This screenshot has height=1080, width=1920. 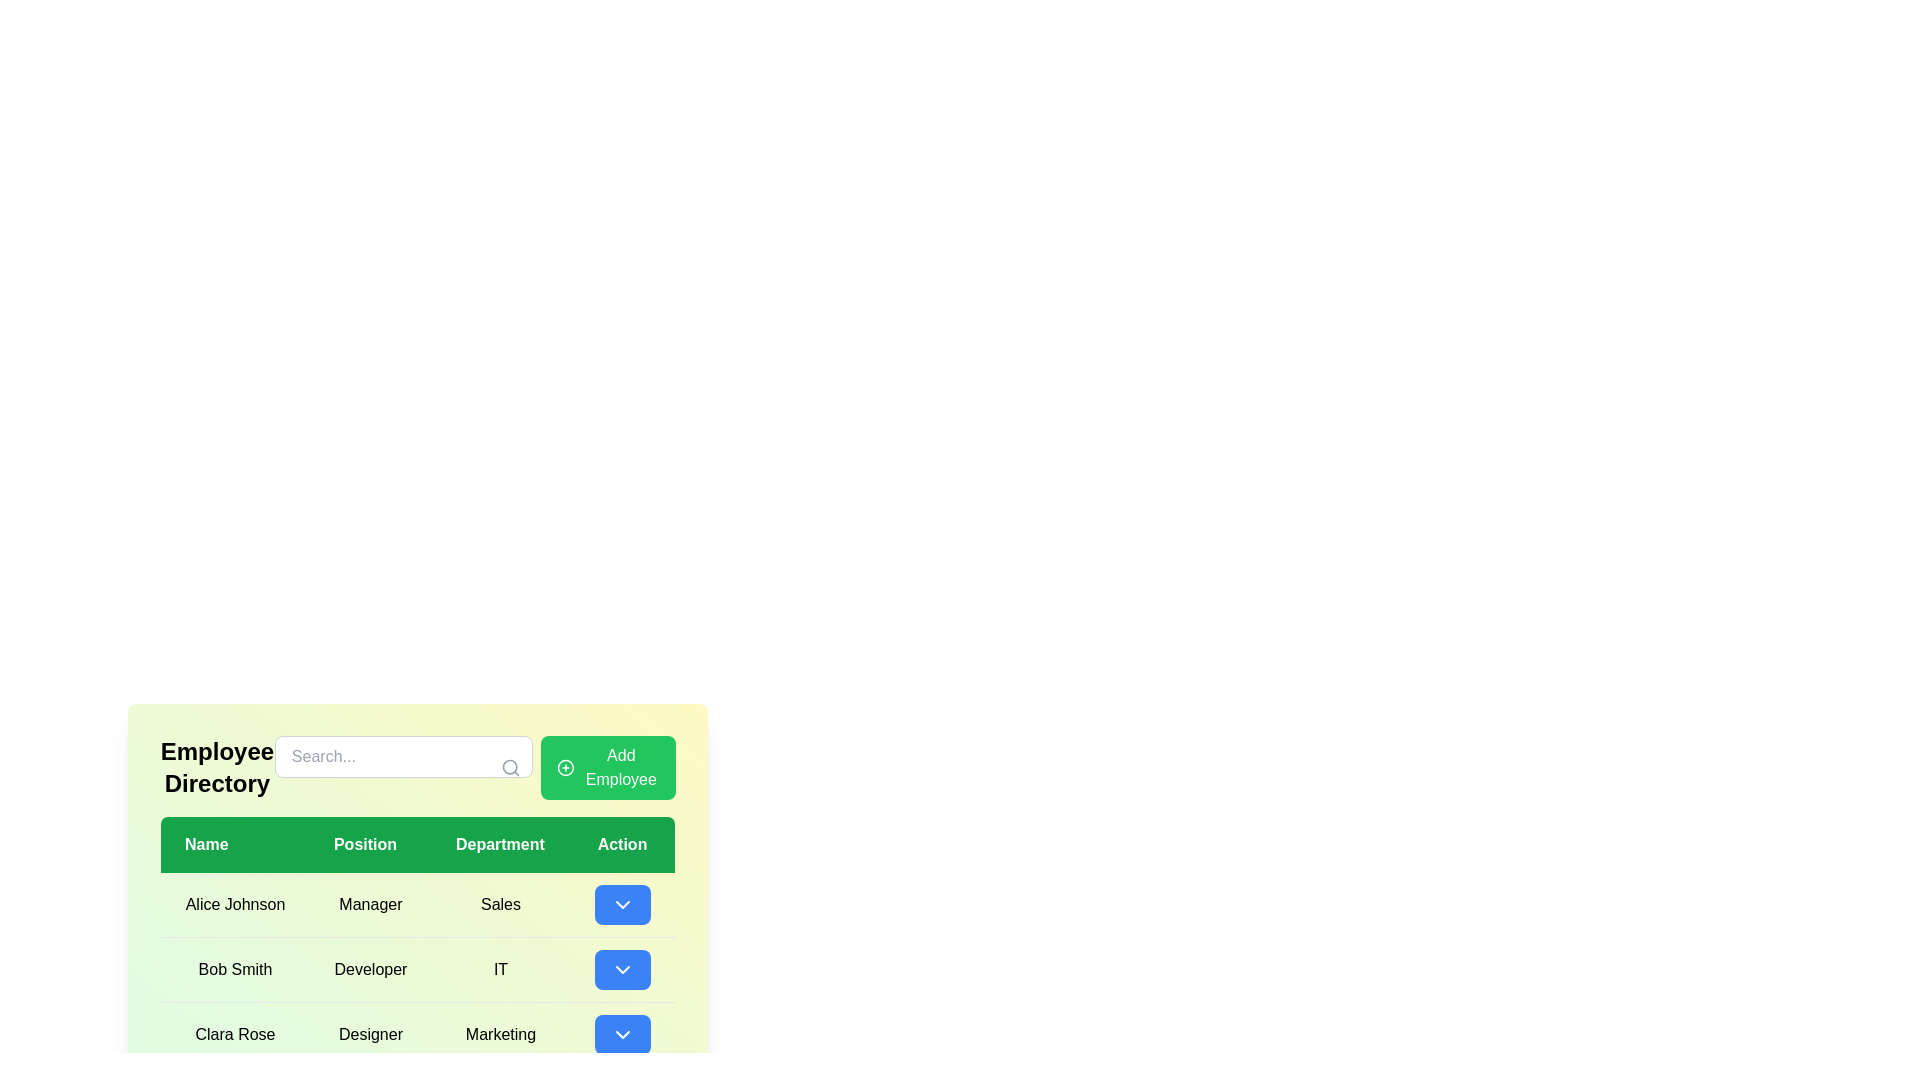 I want to click on the chevron-down icon within the blue button in the first row of the 'Action' column, so click(x=621, y=905).